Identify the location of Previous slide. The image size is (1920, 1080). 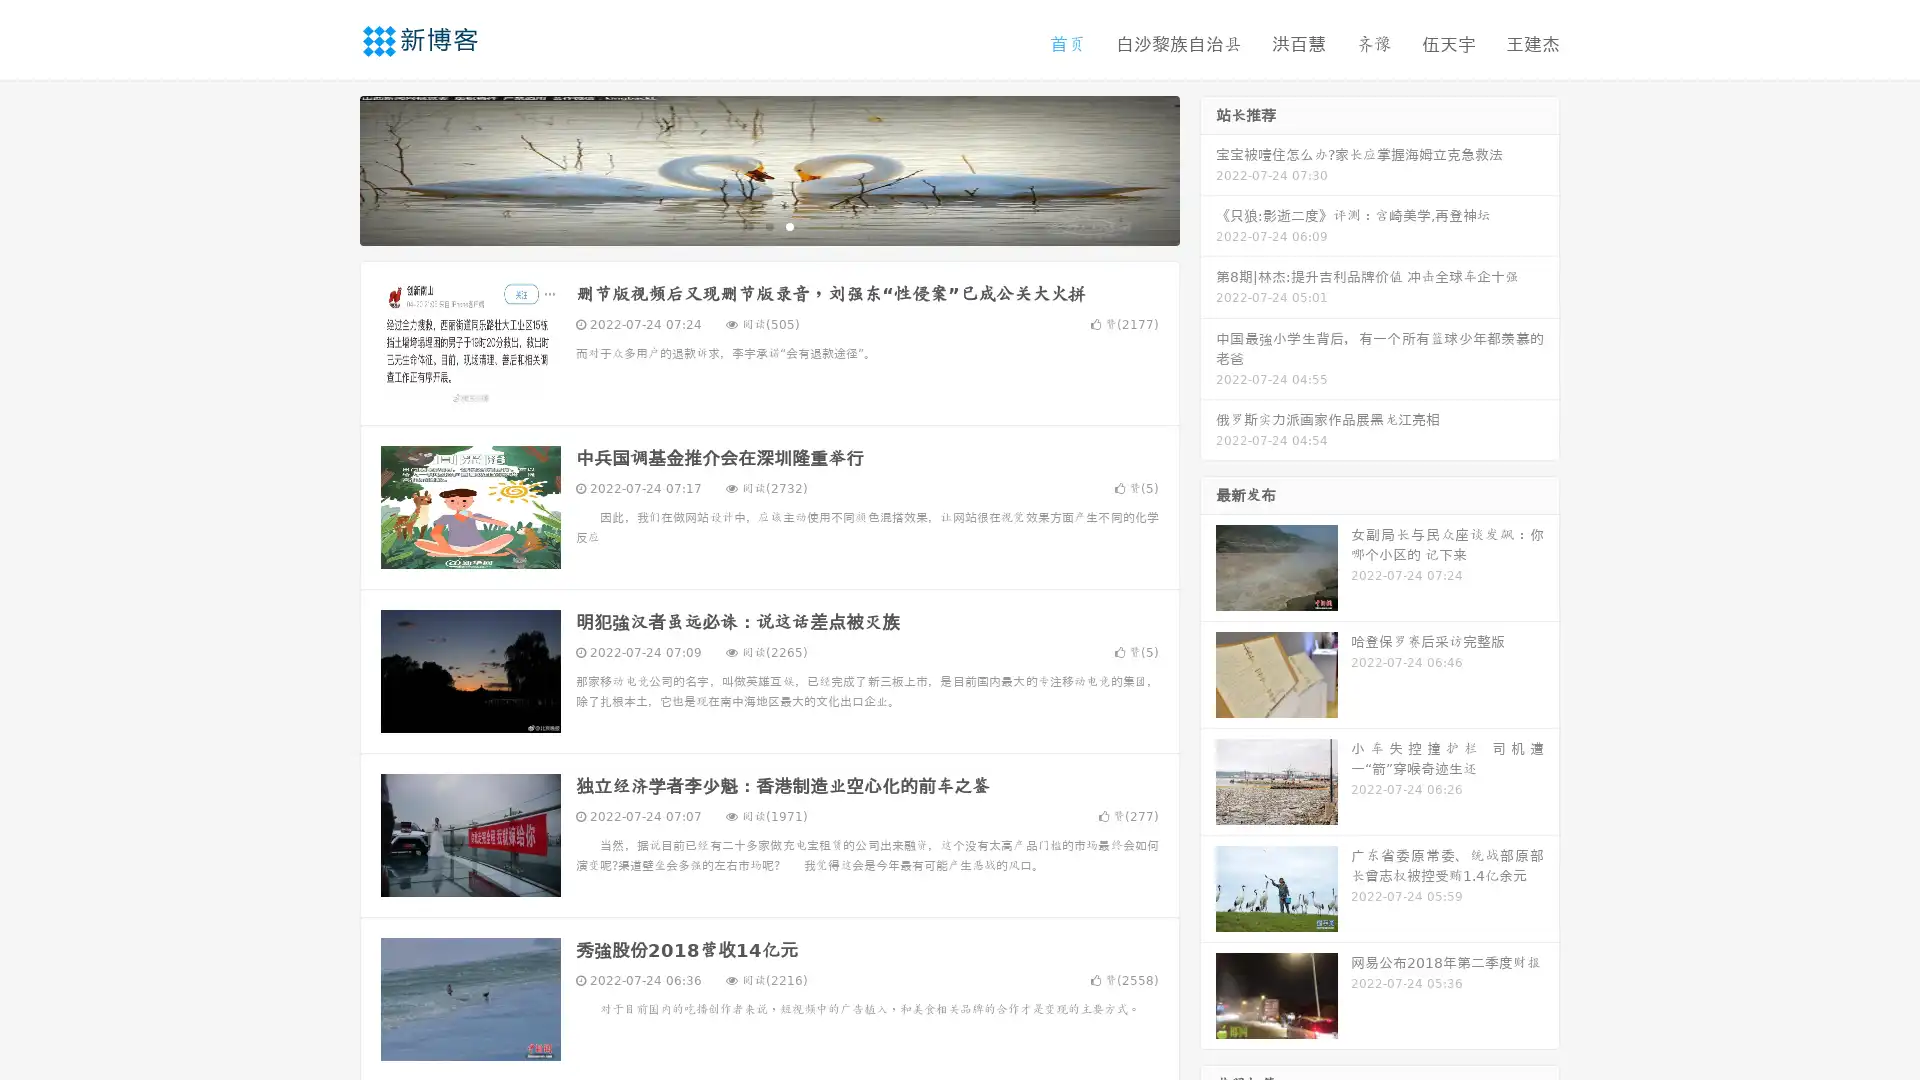
(330, 168).